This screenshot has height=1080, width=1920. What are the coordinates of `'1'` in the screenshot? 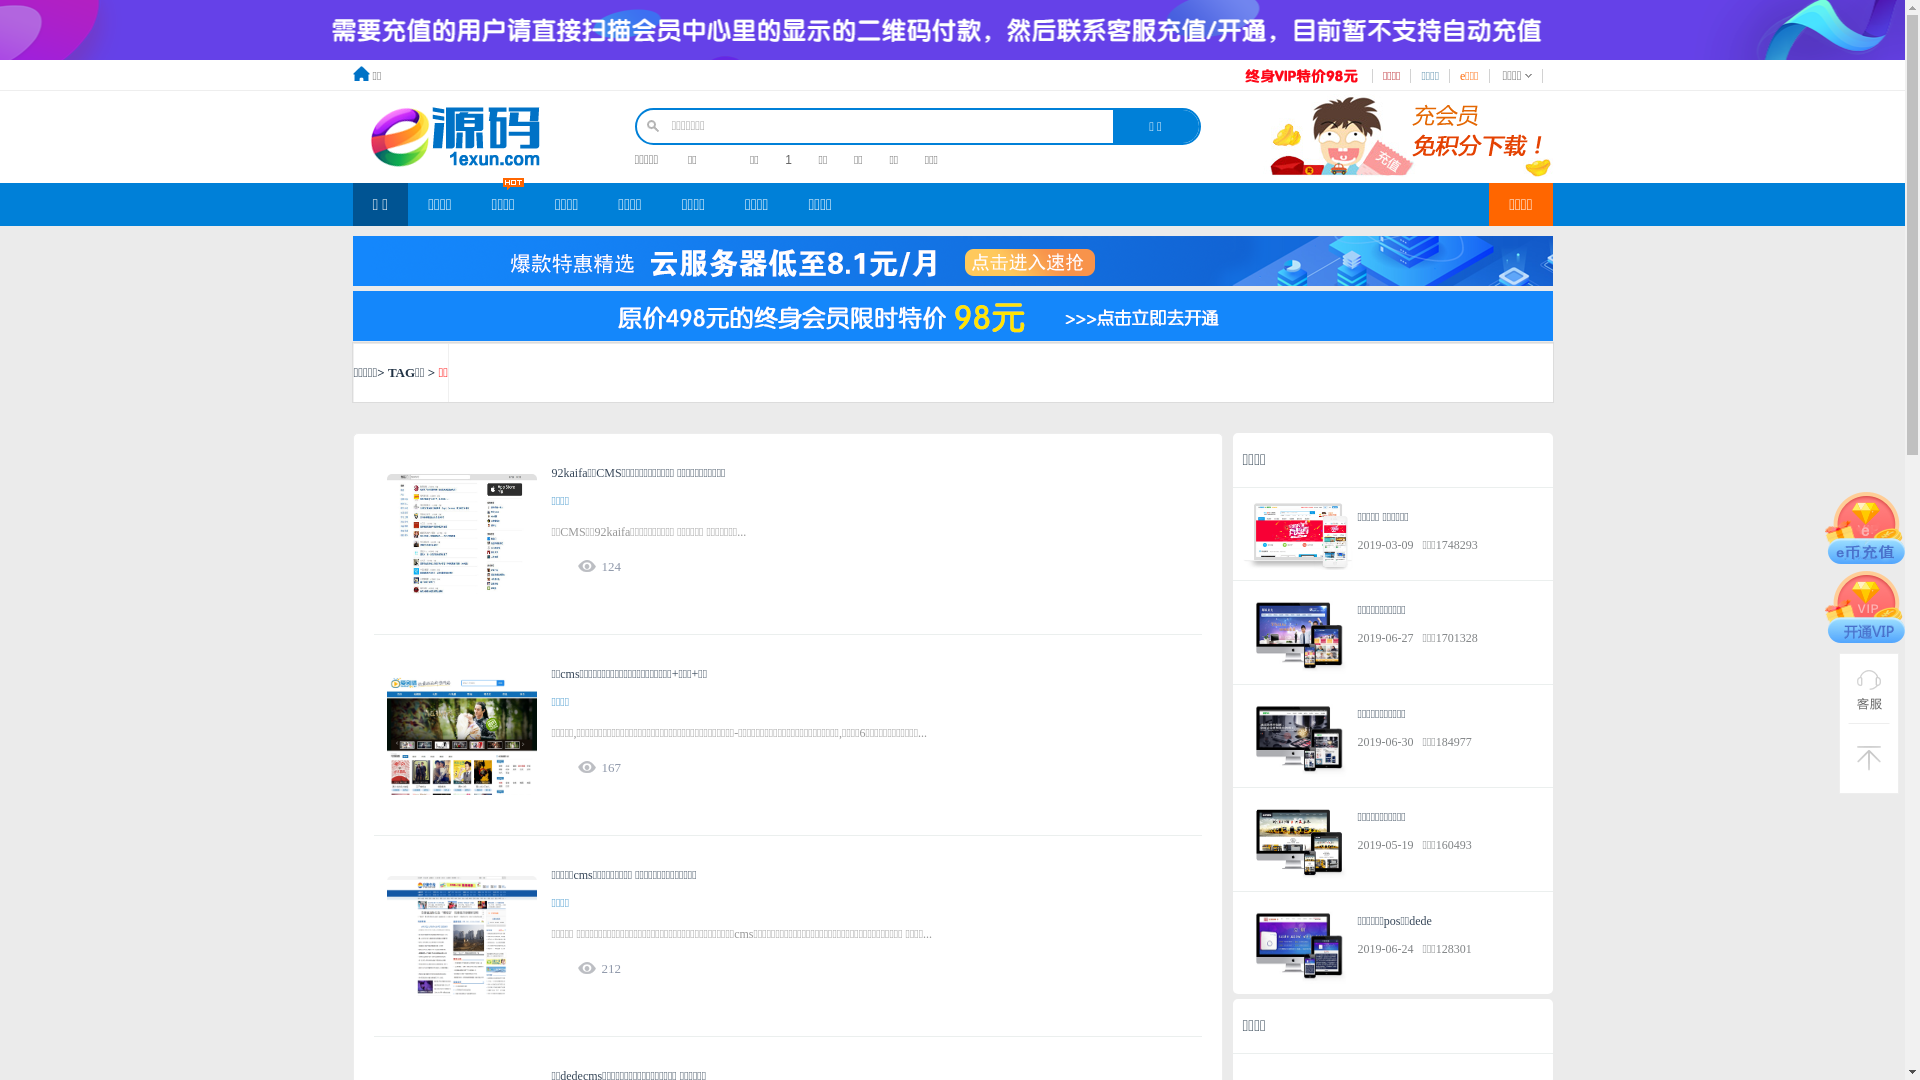 It's located at (784, 158).